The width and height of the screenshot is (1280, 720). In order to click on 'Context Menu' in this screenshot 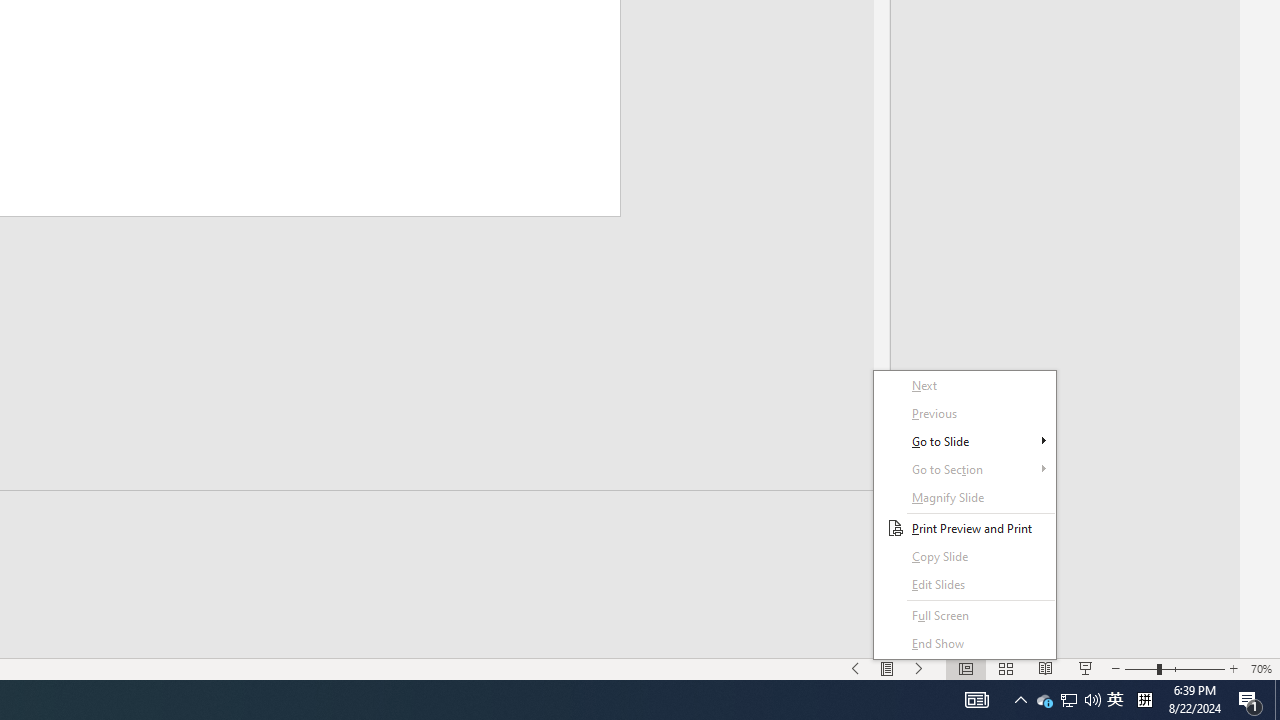, I will do `click(965, 514)`.